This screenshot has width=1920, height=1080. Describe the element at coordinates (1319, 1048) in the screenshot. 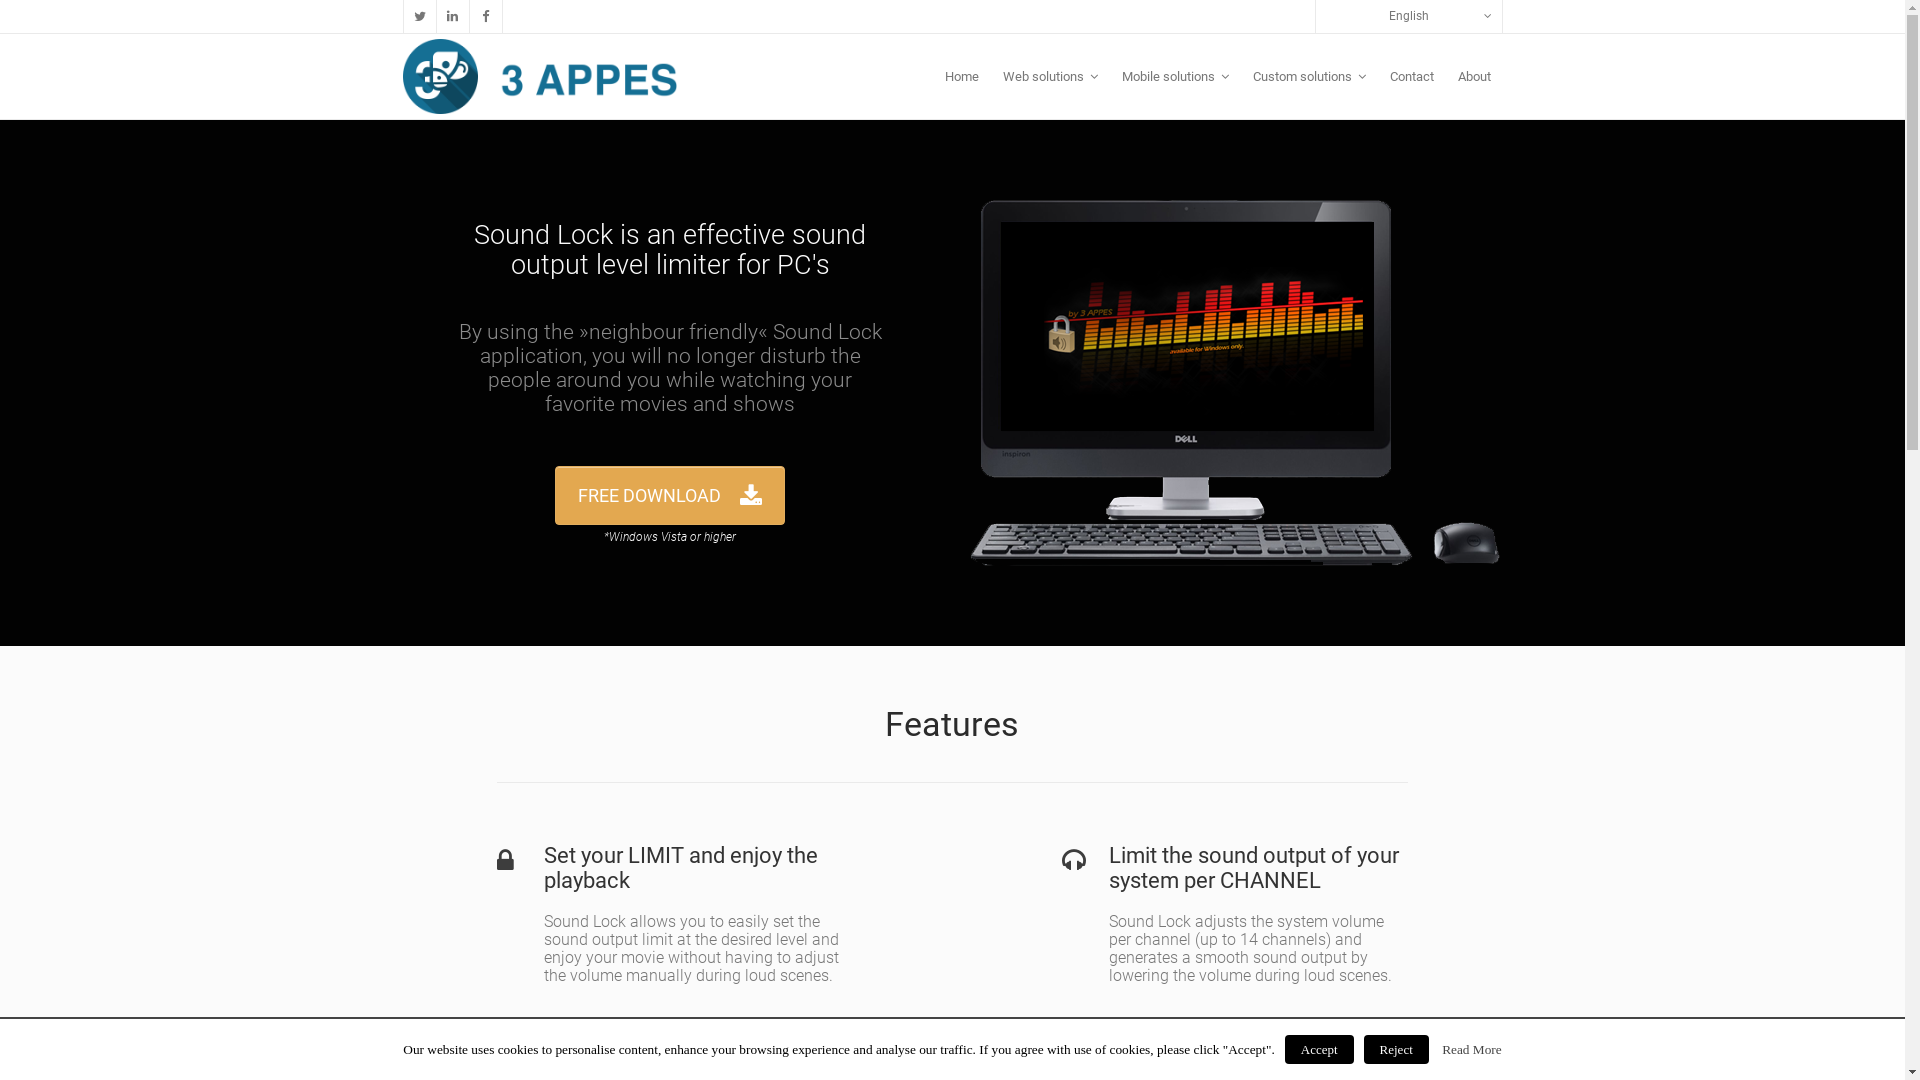

I see `'Accept'` at that location.